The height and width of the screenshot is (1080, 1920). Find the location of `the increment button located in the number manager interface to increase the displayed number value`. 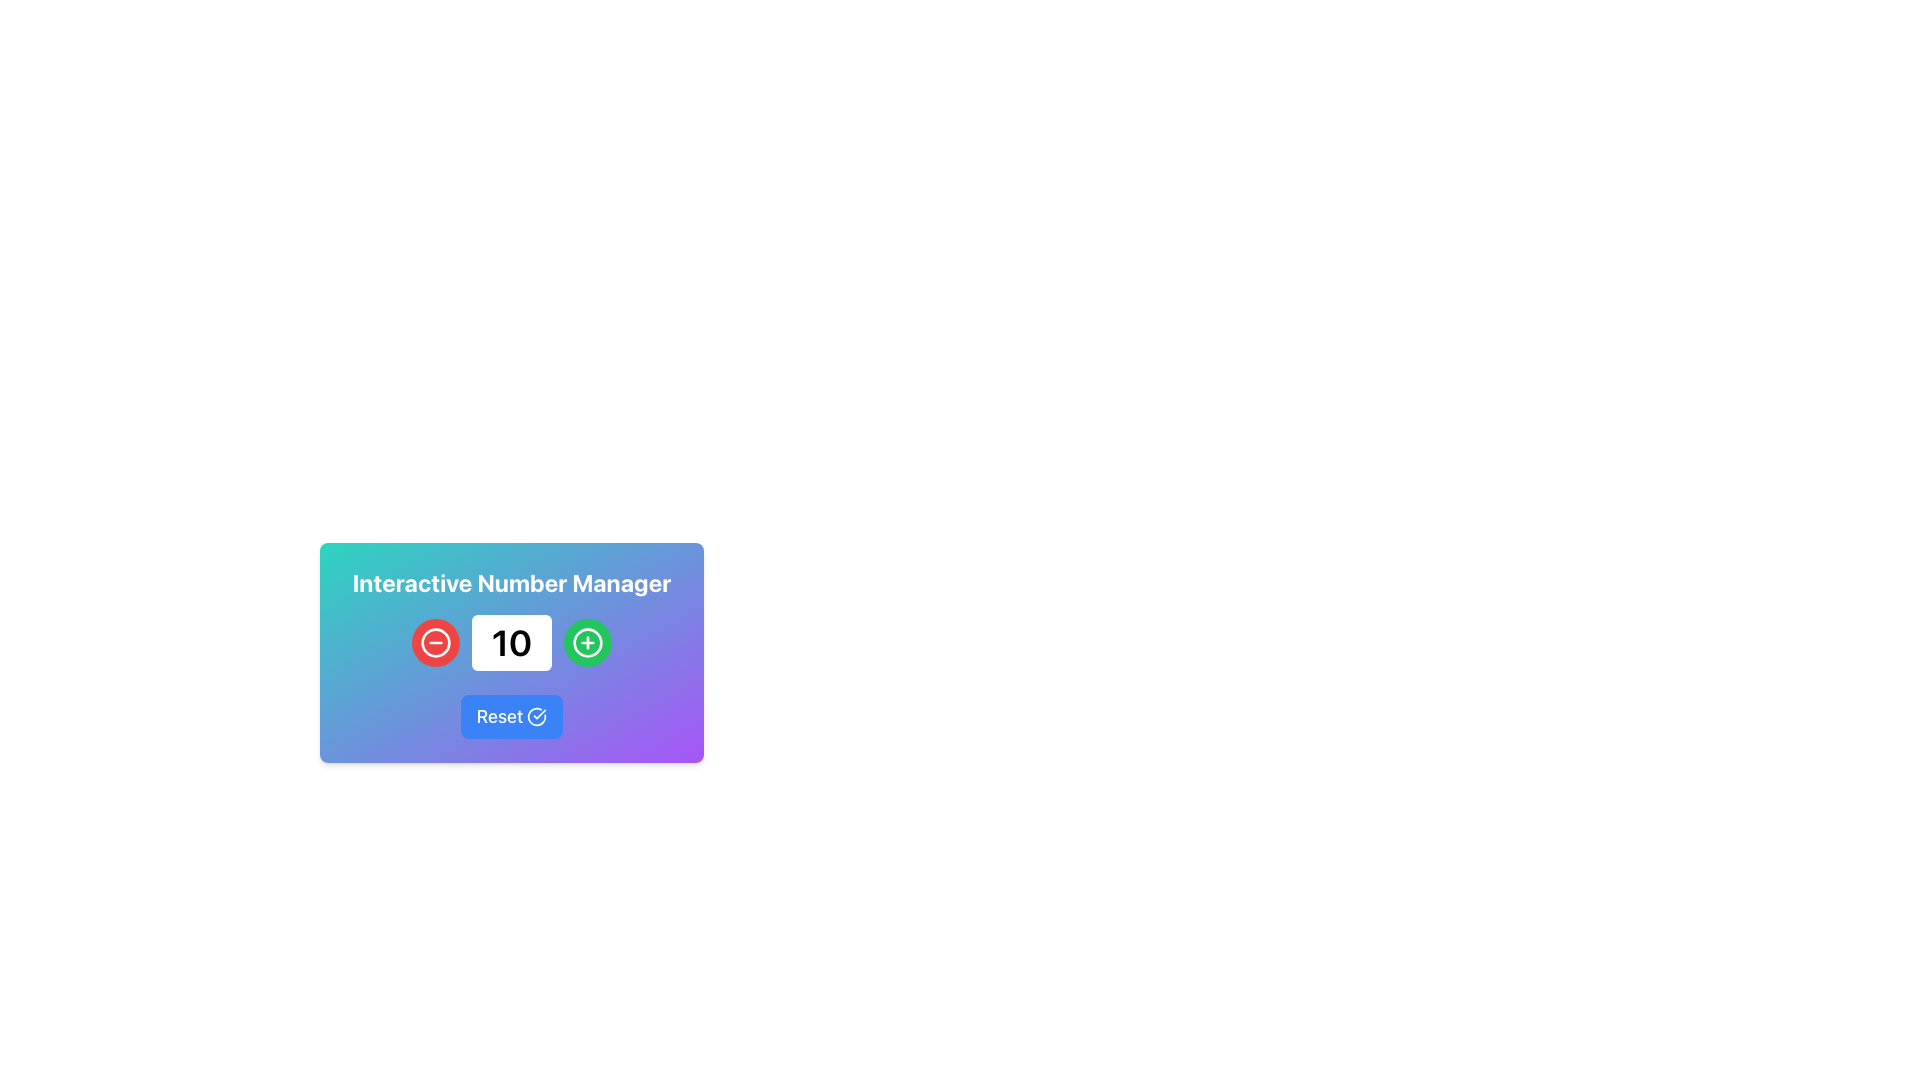

the increment button located in the number manager interface to increase the displayed number value is located at coordinates (587, 643).